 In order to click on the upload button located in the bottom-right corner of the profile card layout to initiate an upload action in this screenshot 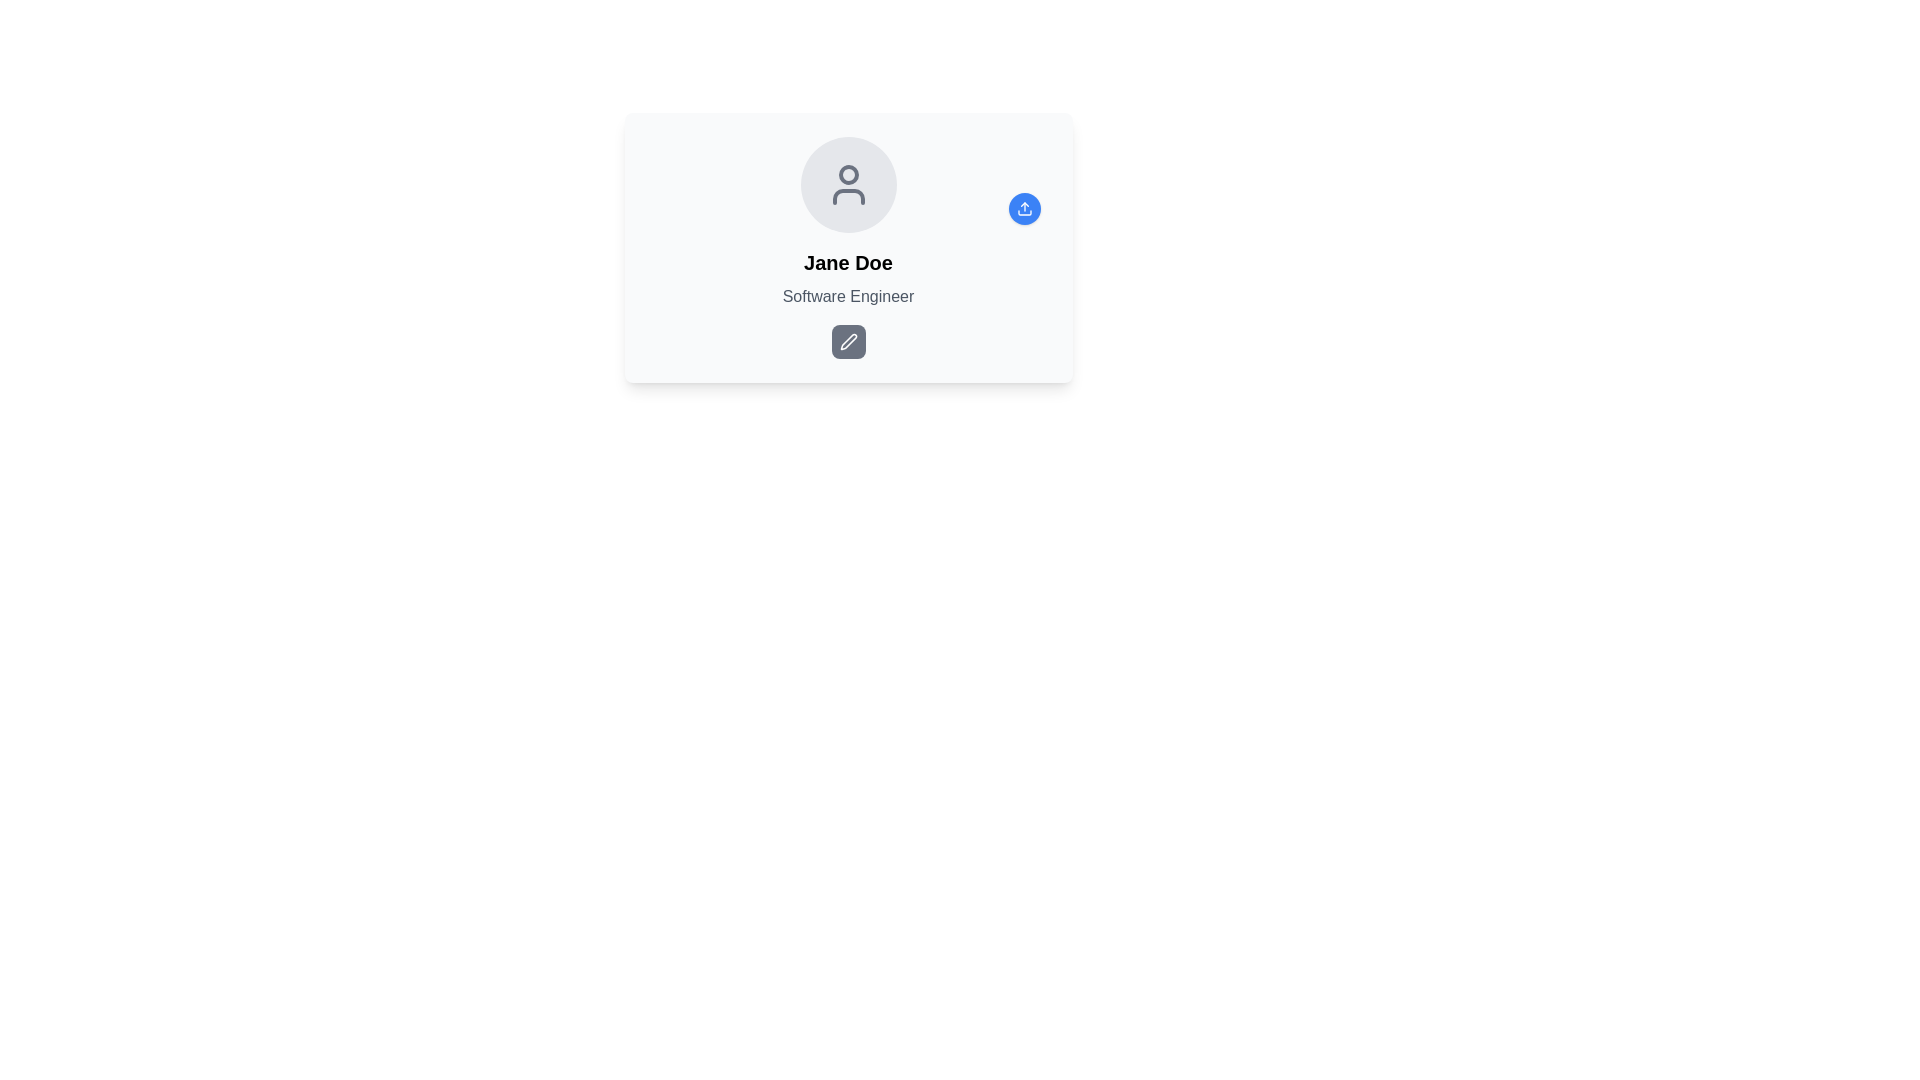, I will do `click(1024, 208)`.